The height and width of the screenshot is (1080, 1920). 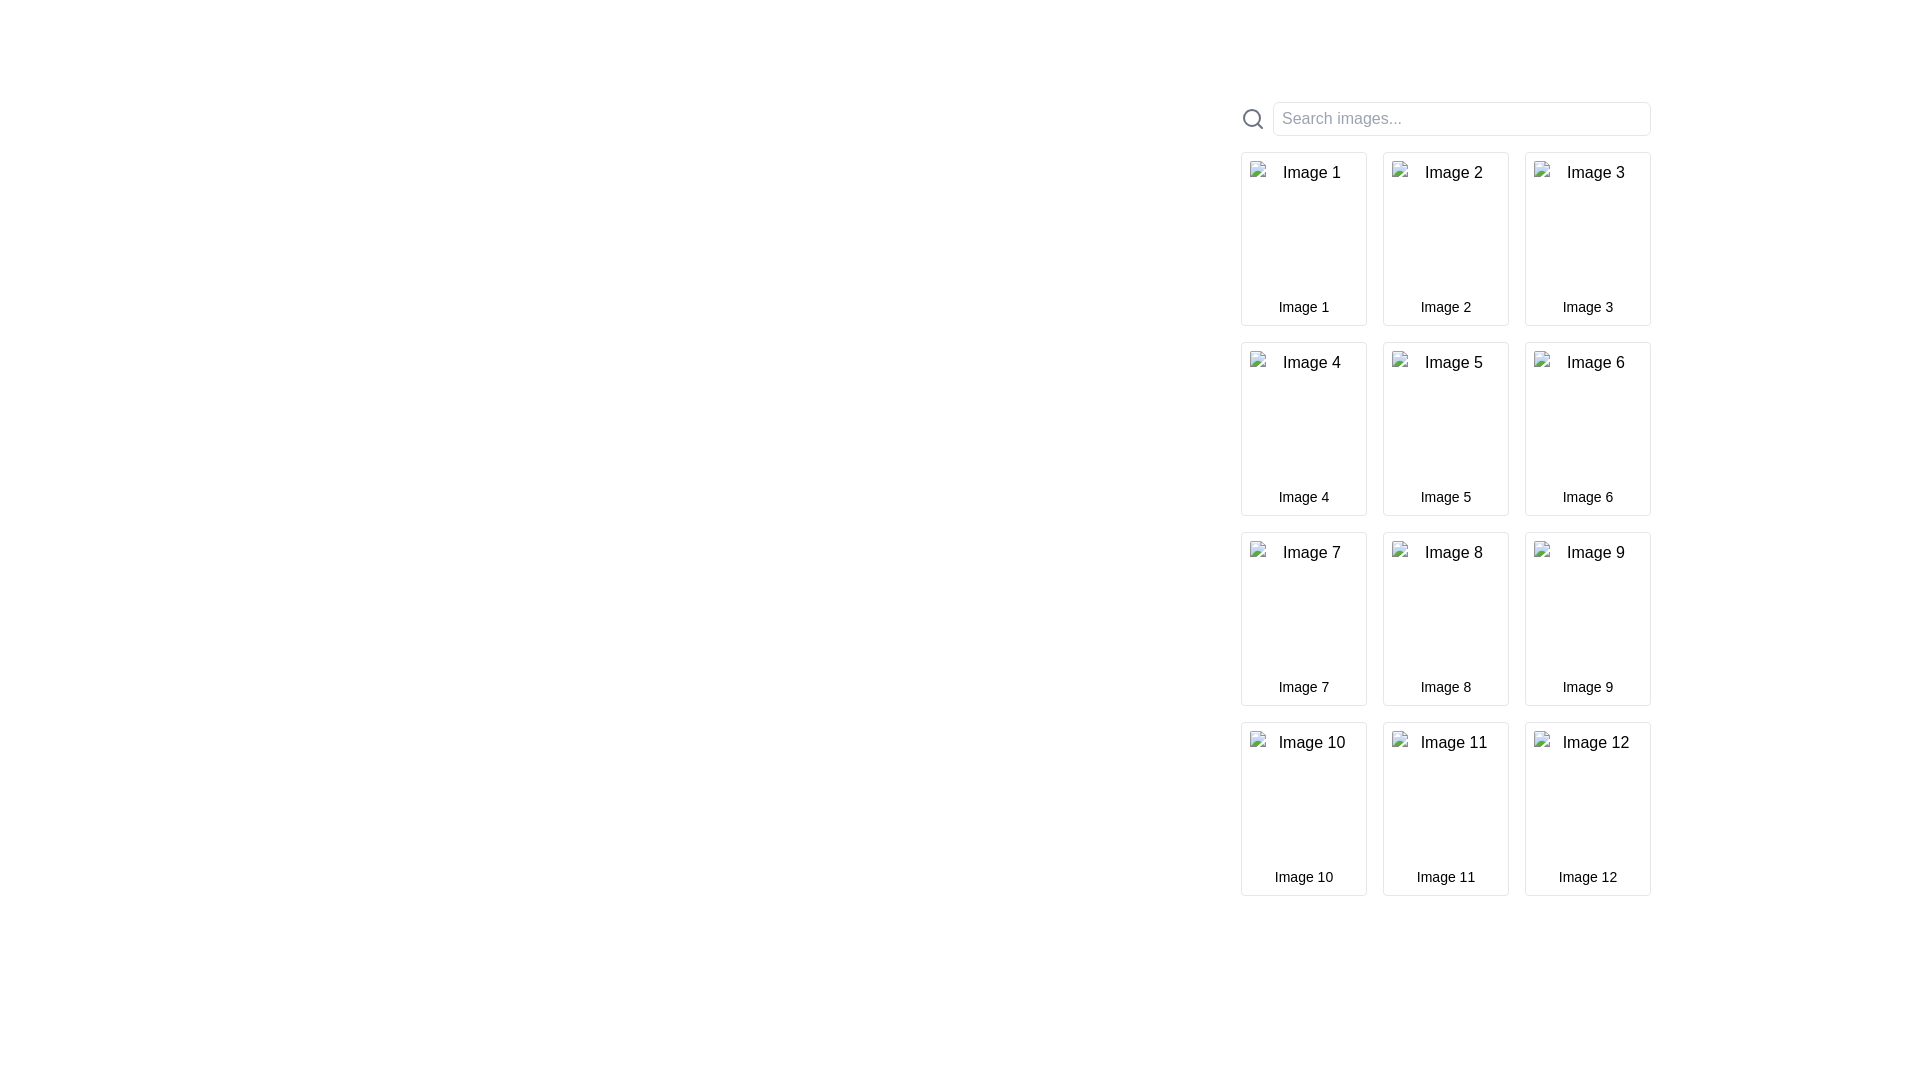 What do you see at coordinates (1304, 238) in the screenshot?
I see `the first grid tile which displays 'Image 1'` at bounding box center [1304, 238].